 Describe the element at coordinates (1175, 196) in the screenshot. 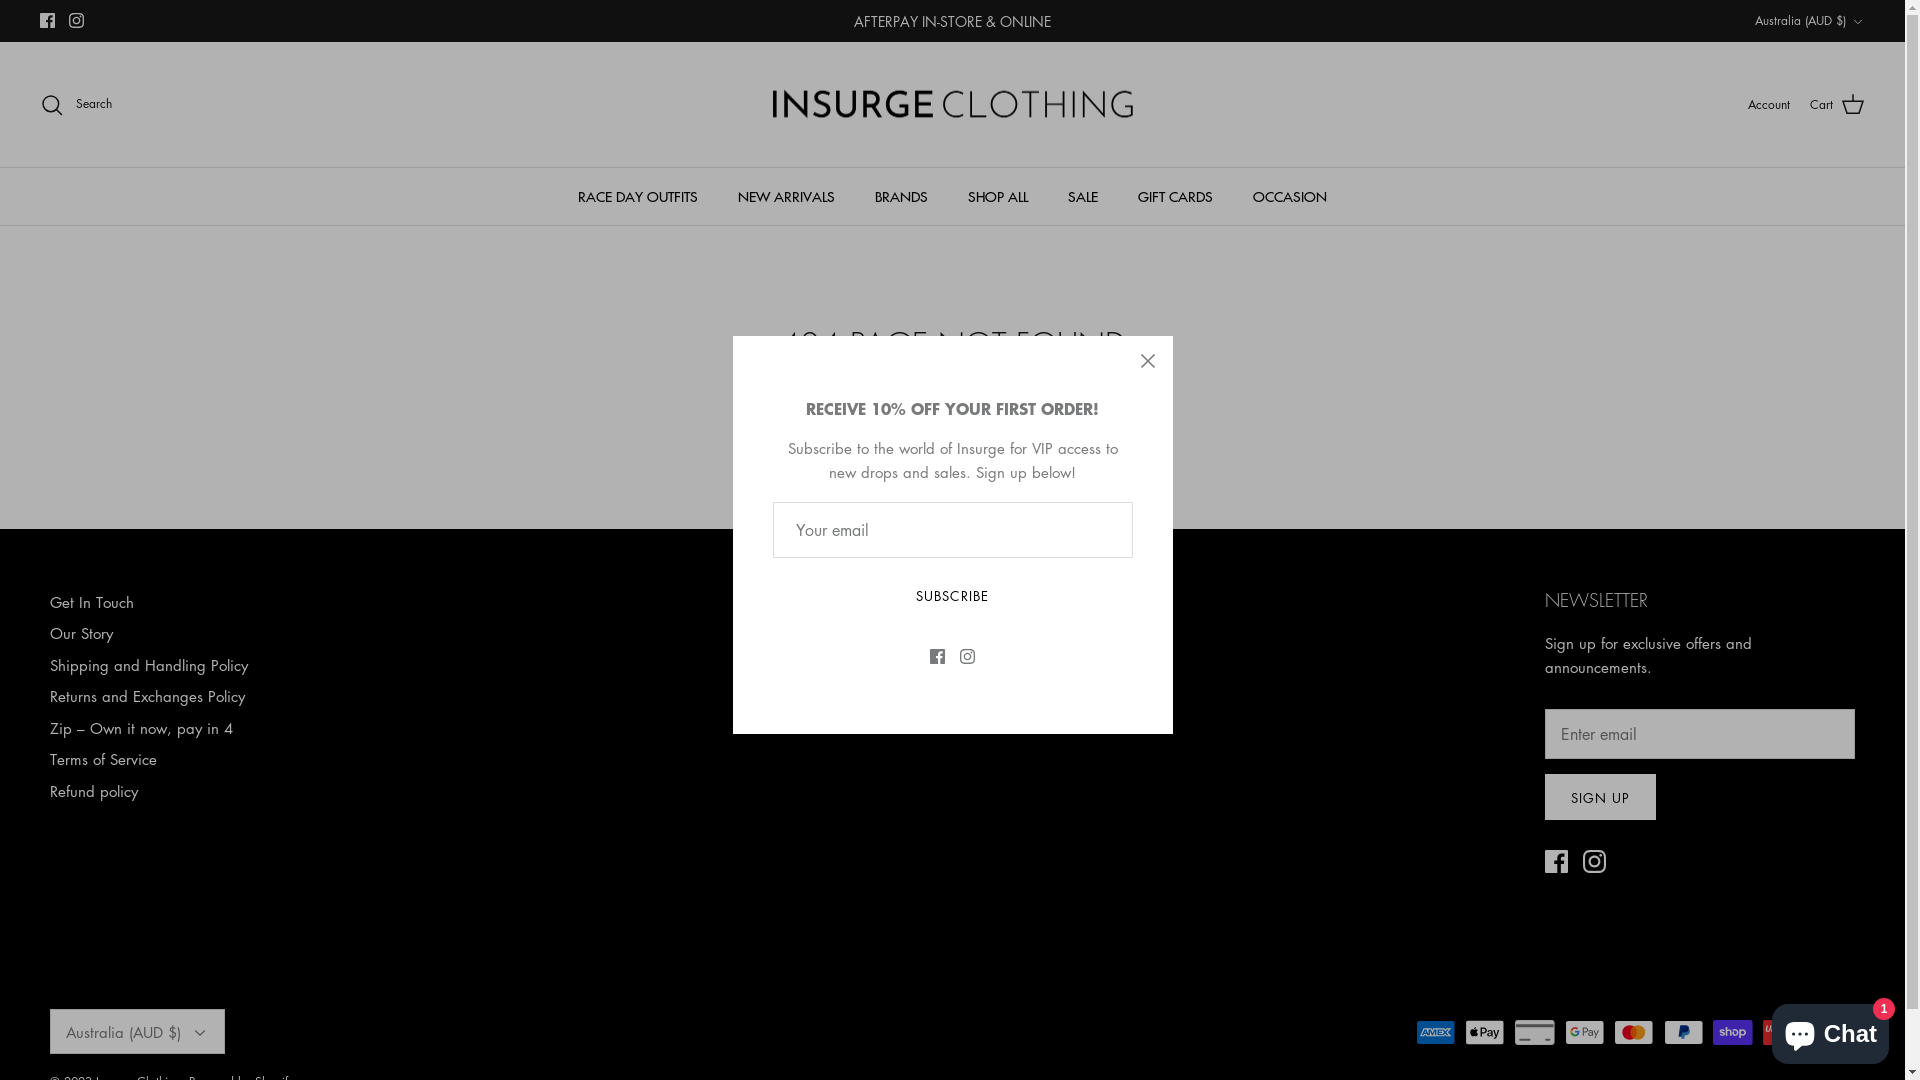

I see `'GIFT CARDS'` at that location.